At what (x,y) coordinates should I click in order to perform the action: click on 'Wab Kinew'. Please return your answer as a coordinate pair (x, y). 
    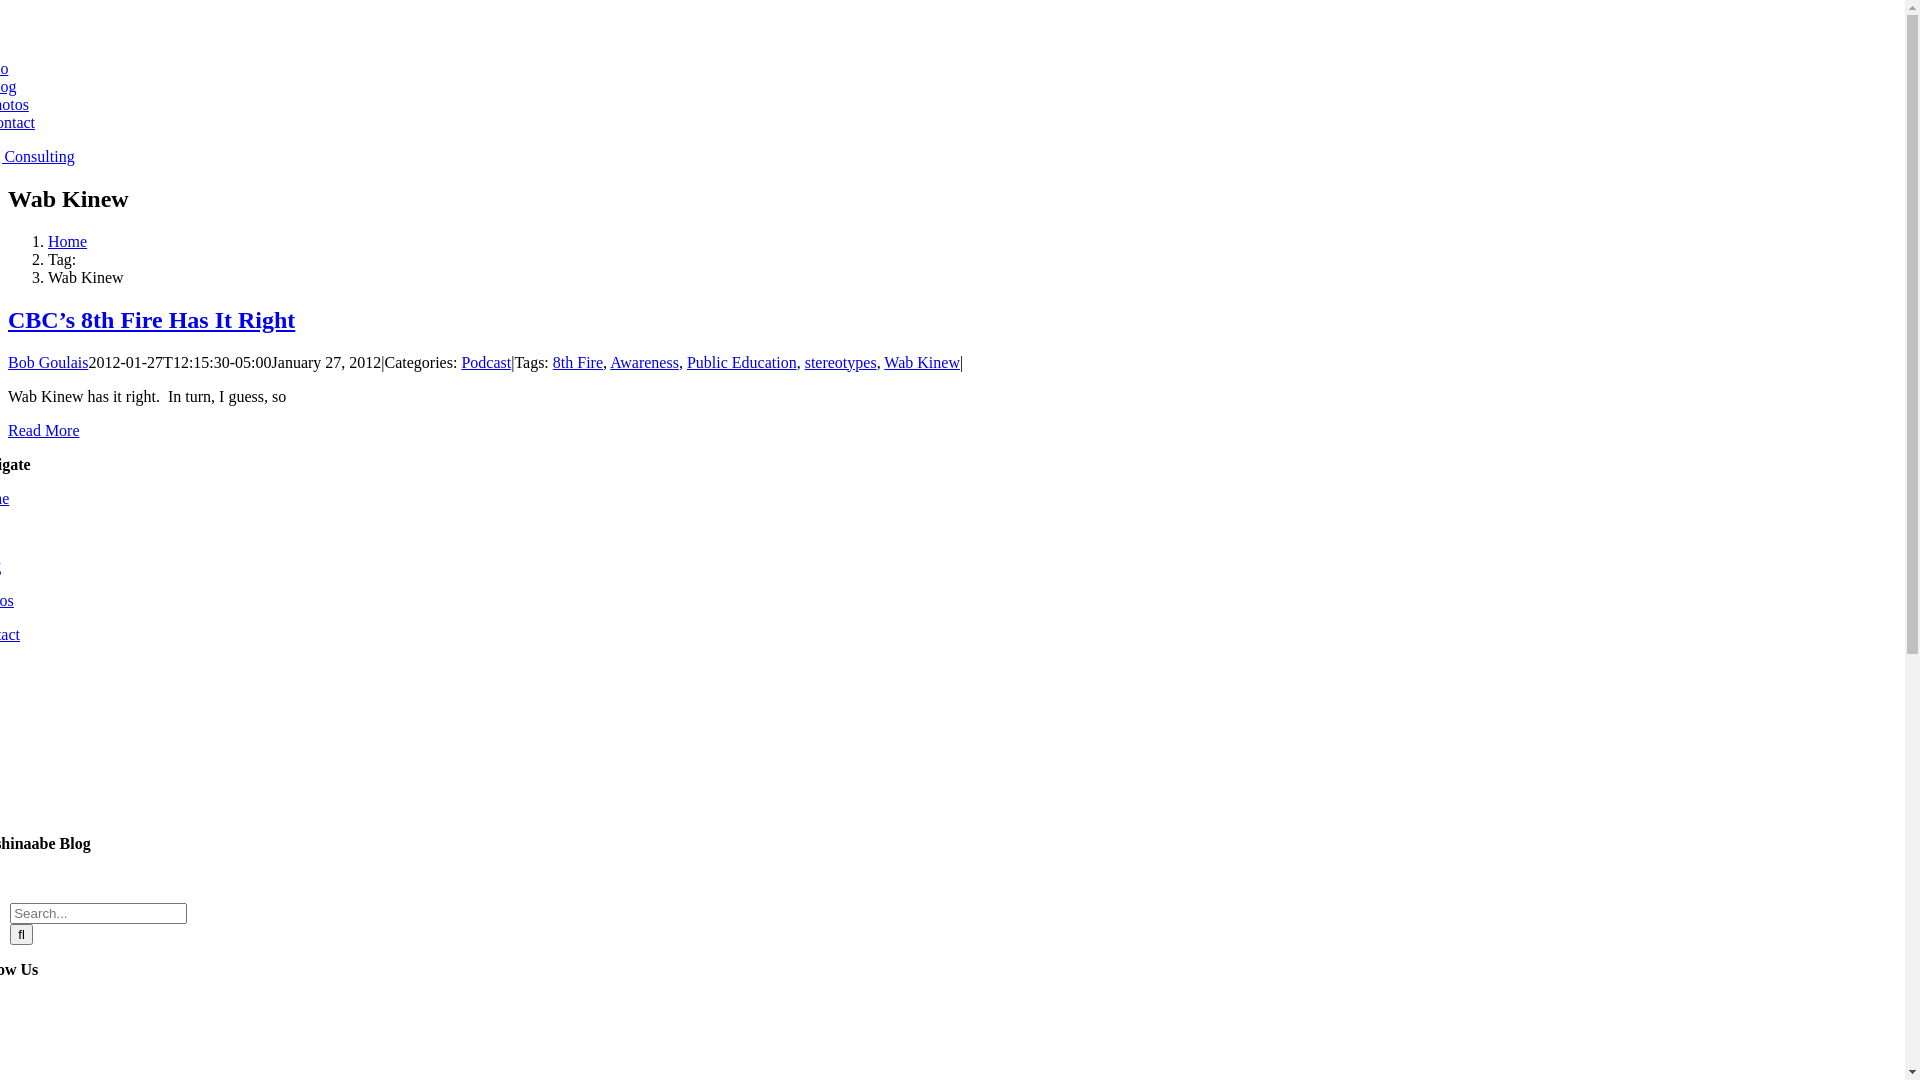
    Looking at the image, I should click on (882, 362).